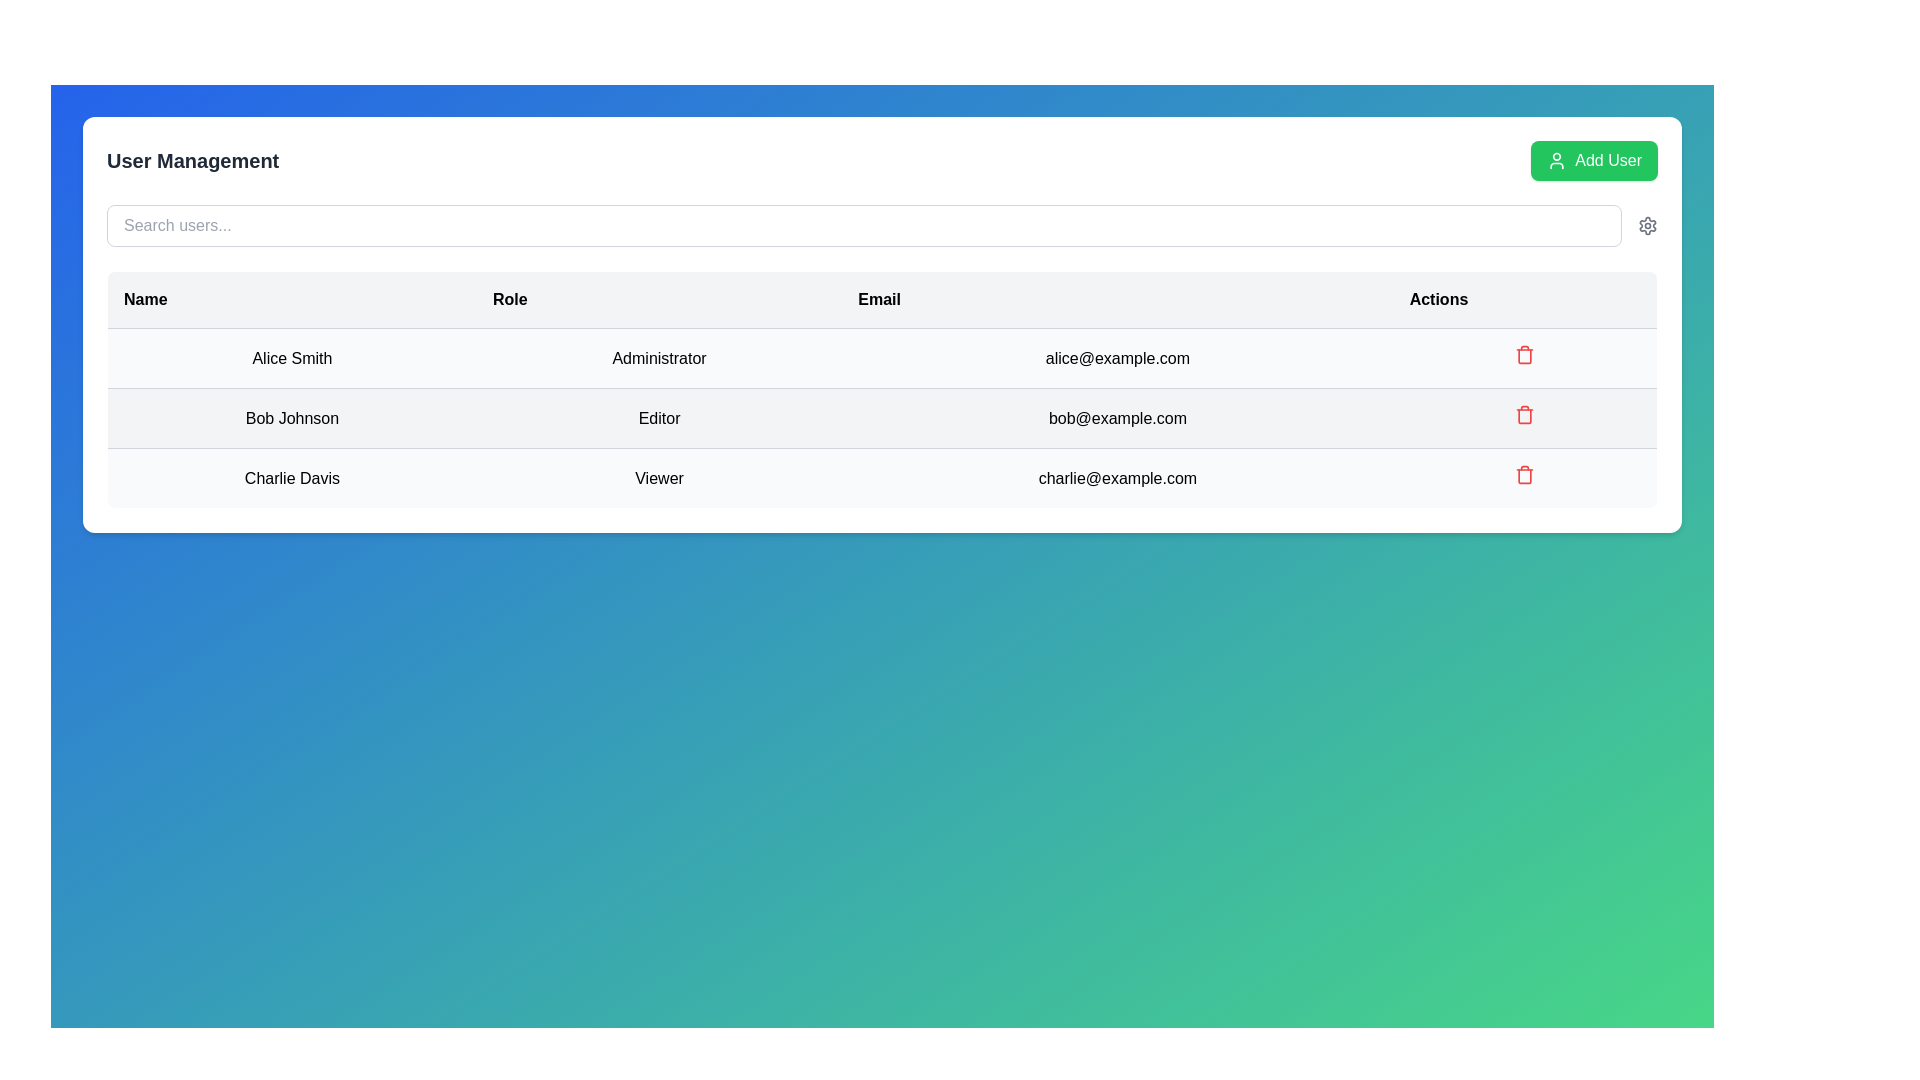 This screenshot has height=1080, width=1920. I want to click on the static text displaying the user's email address located in the third row of the user management table, so click(1117, 478).